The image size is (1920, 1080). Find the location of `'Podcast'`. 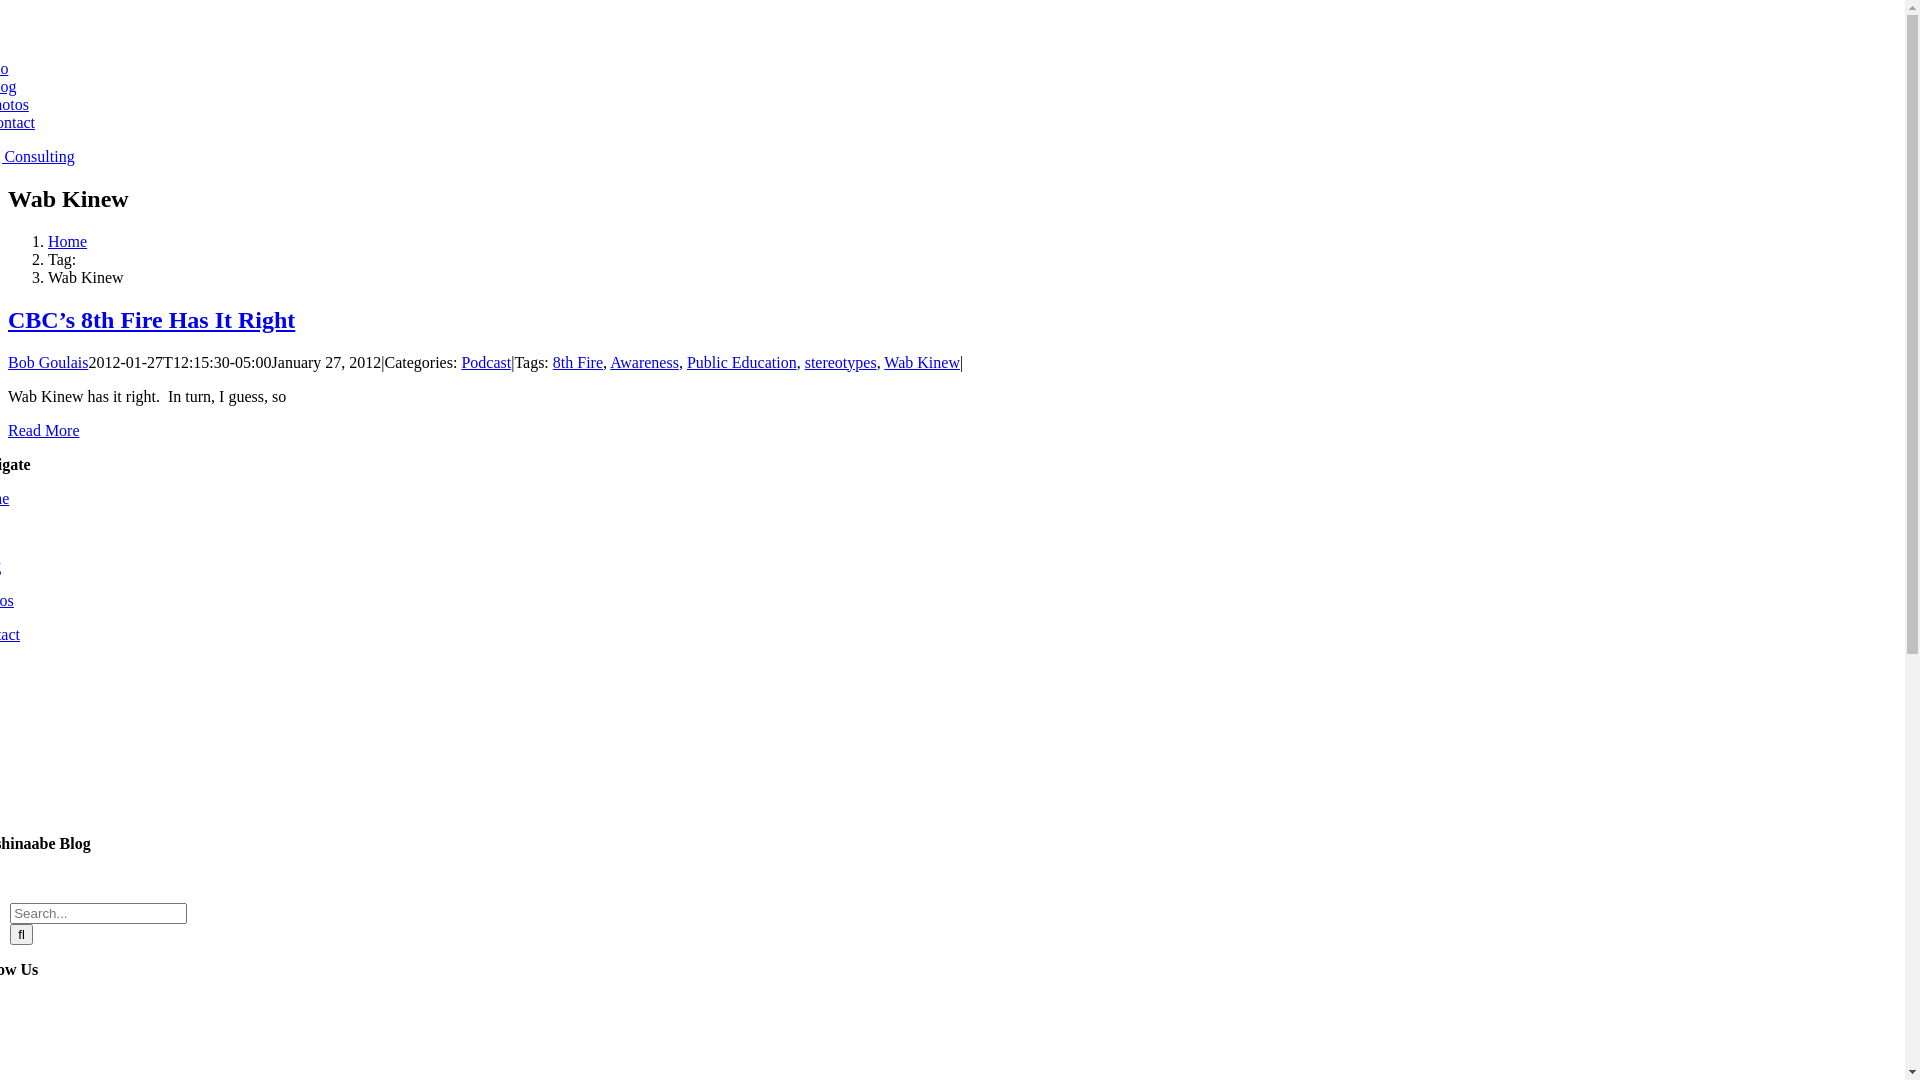

'Podcast' is located at coordinates (485, 362).